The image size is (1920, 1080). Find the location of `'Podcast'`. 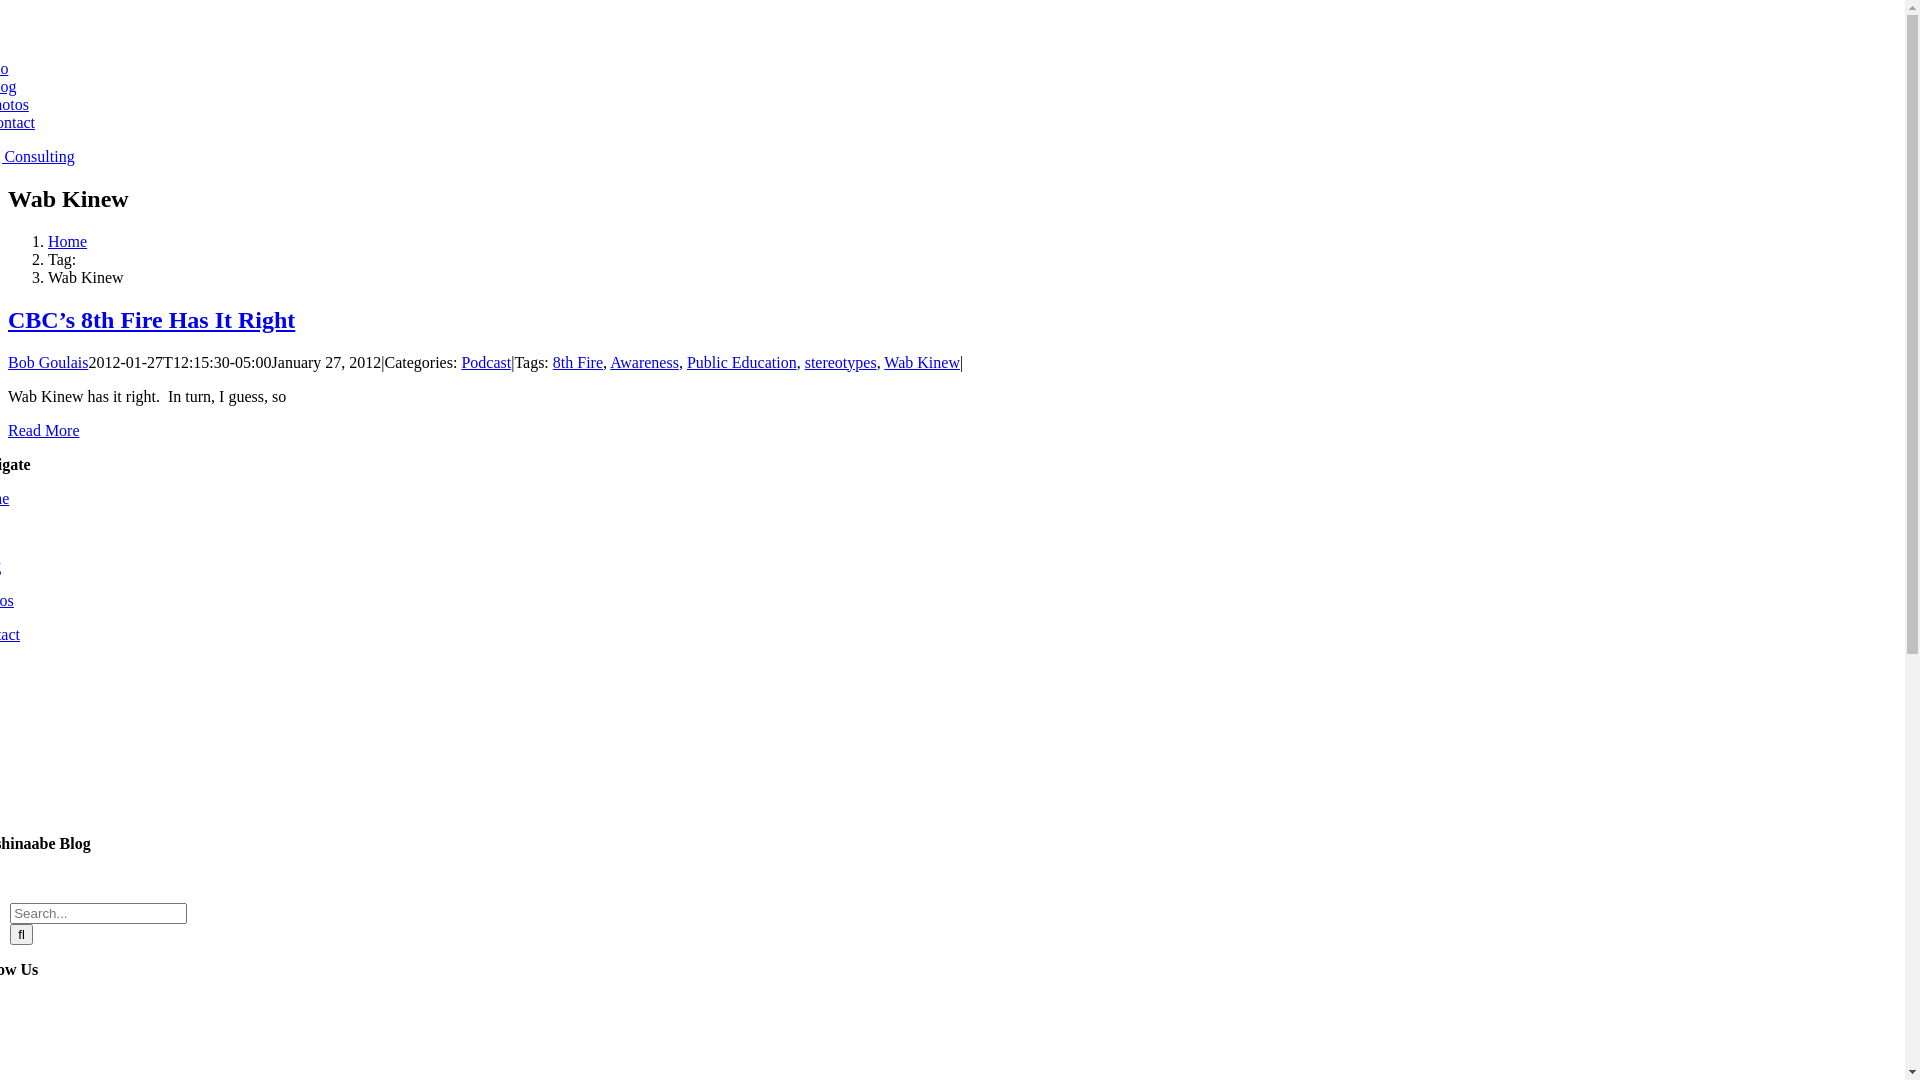

'Podcast' is located at coordinates (485, 362).